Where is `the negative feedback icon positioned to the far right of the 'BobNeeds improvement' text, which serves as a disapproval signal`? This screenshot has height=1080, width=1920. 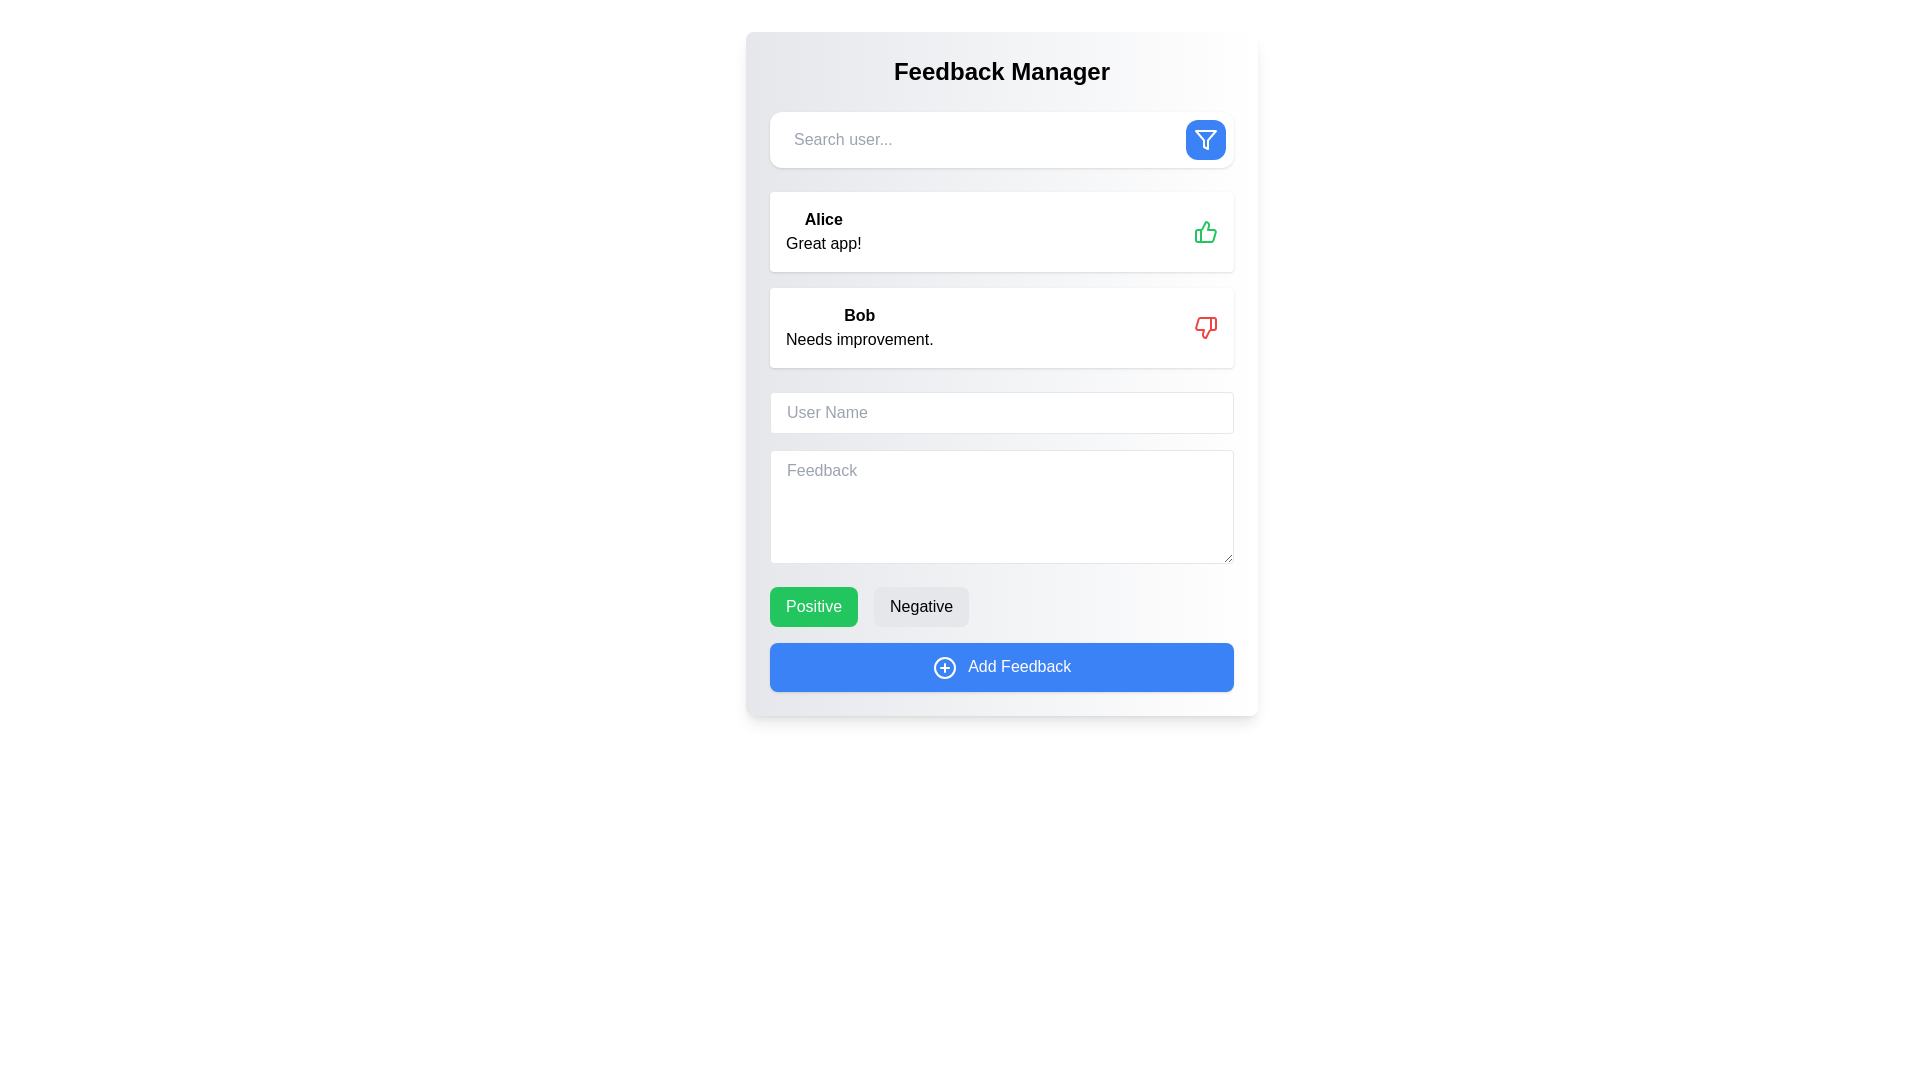 the negative feedback icon positioned to the far right of the 'BobNeeds improvement' text, which serves as a disapproval signal is located at coordinates (1204, 326).